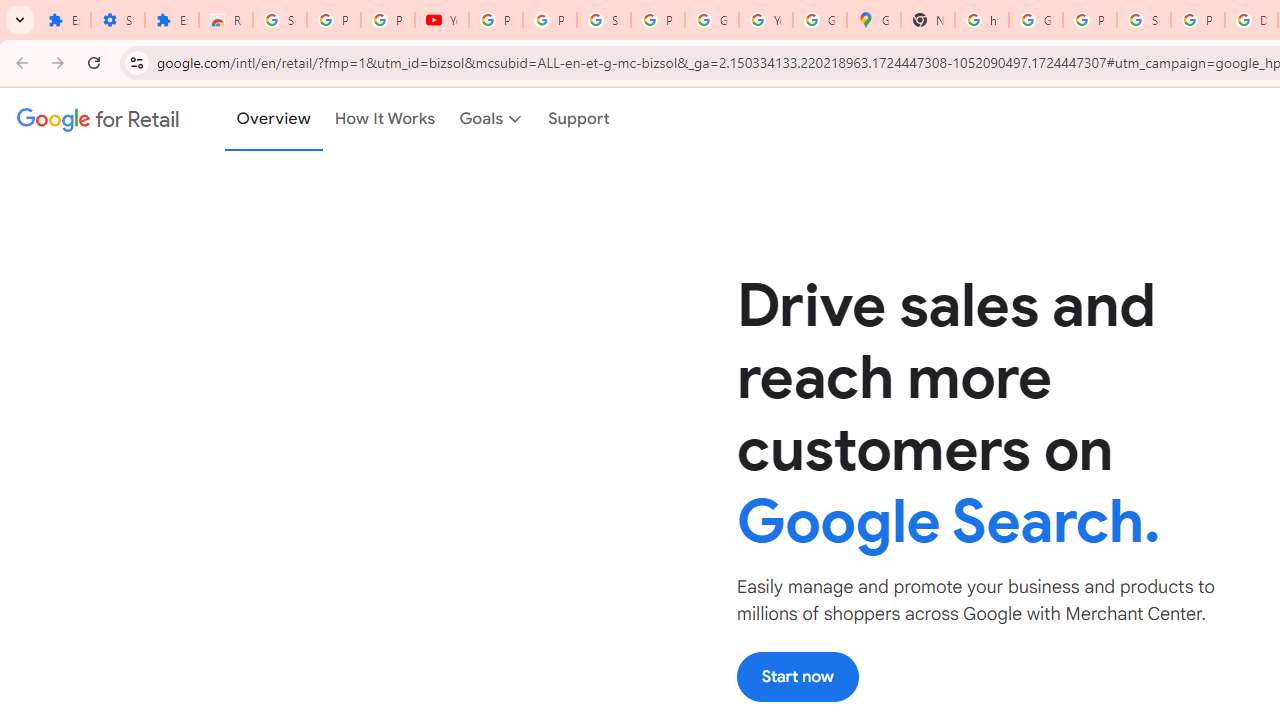 The width and height of the screenshot is (1280, 720). What do you see at coordinates (578, 119) in the screenshot?
I see `'Support'` at bounding box center [578, 119].